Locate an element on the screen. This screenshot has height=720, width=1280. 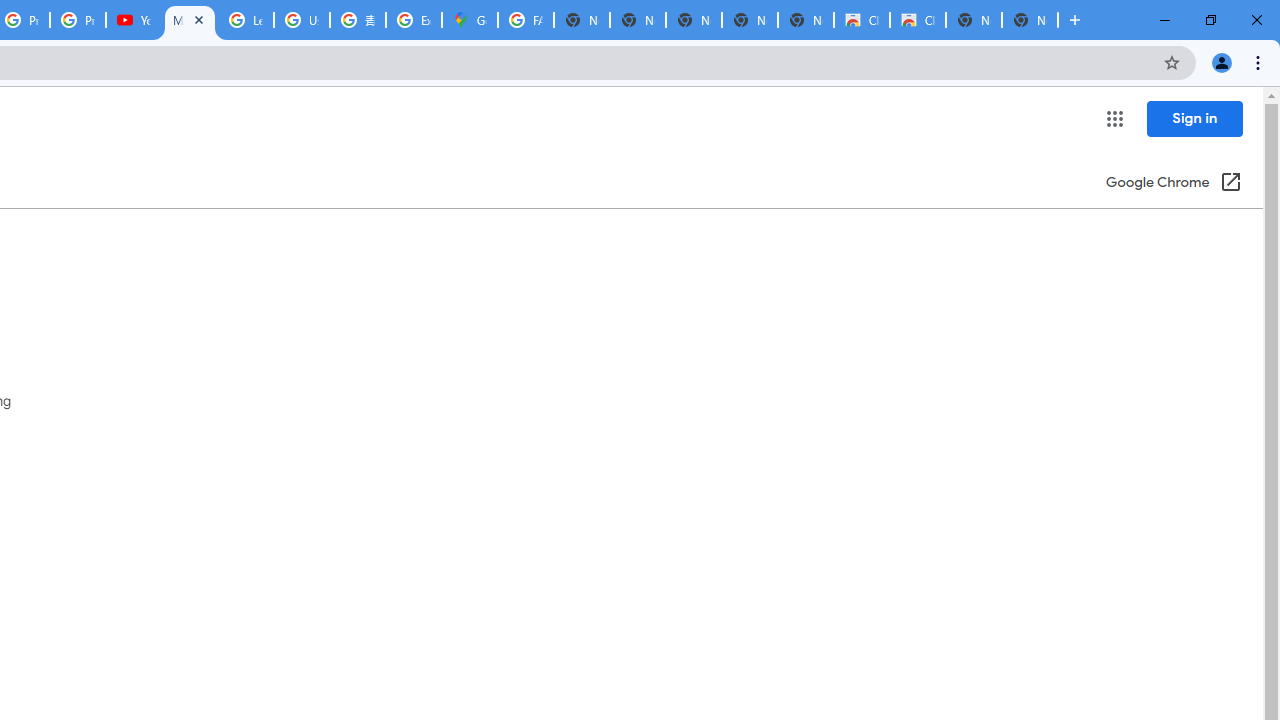
'Explore new street-level details - Google Maps Help' is located at coordinates (413, 20).